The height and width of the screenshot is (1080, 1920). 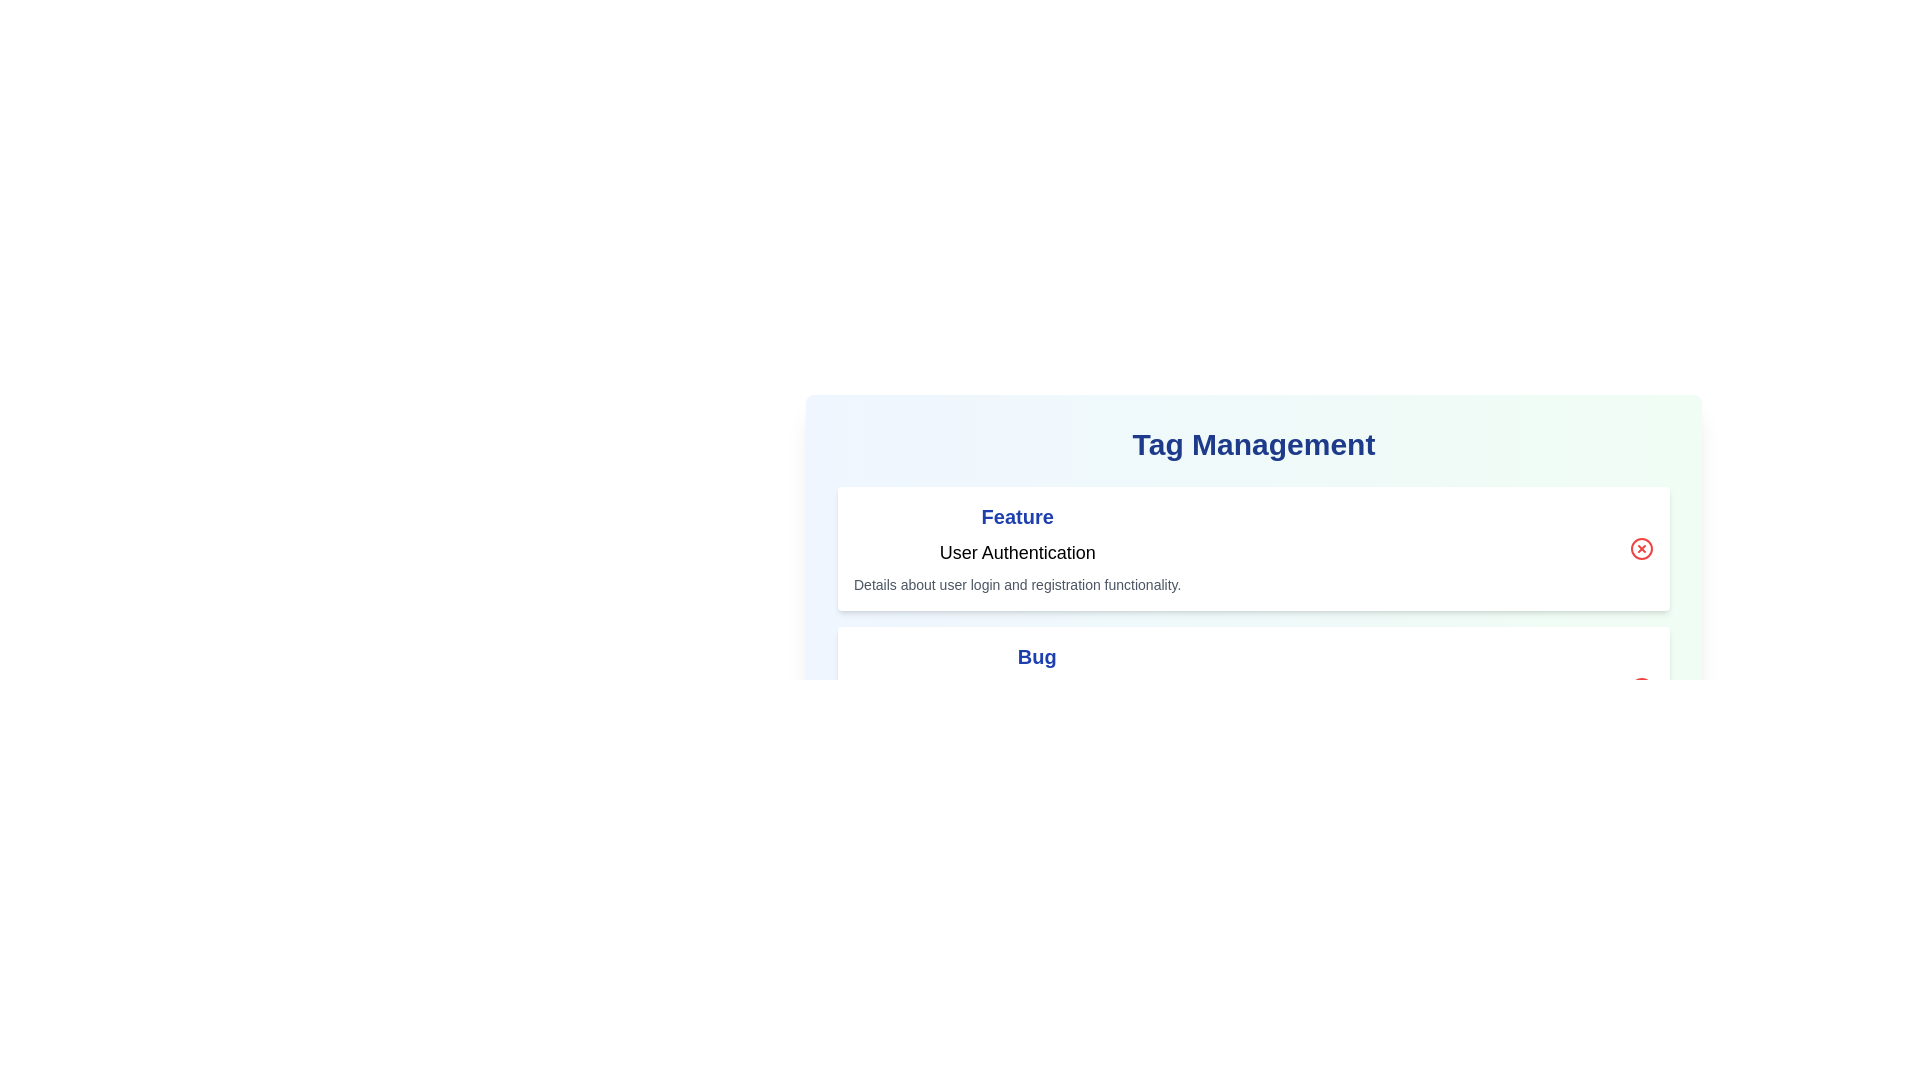 What do you see at coordinates (1017, 552) in the screenshot?
I see `the Text Label that serves as a subsection title for user authentication, labeled 'User Authentication', which is located between the heading 'Feature' and the description 'Details about user login and registration functionality'` at bounding box center [1017, 552].